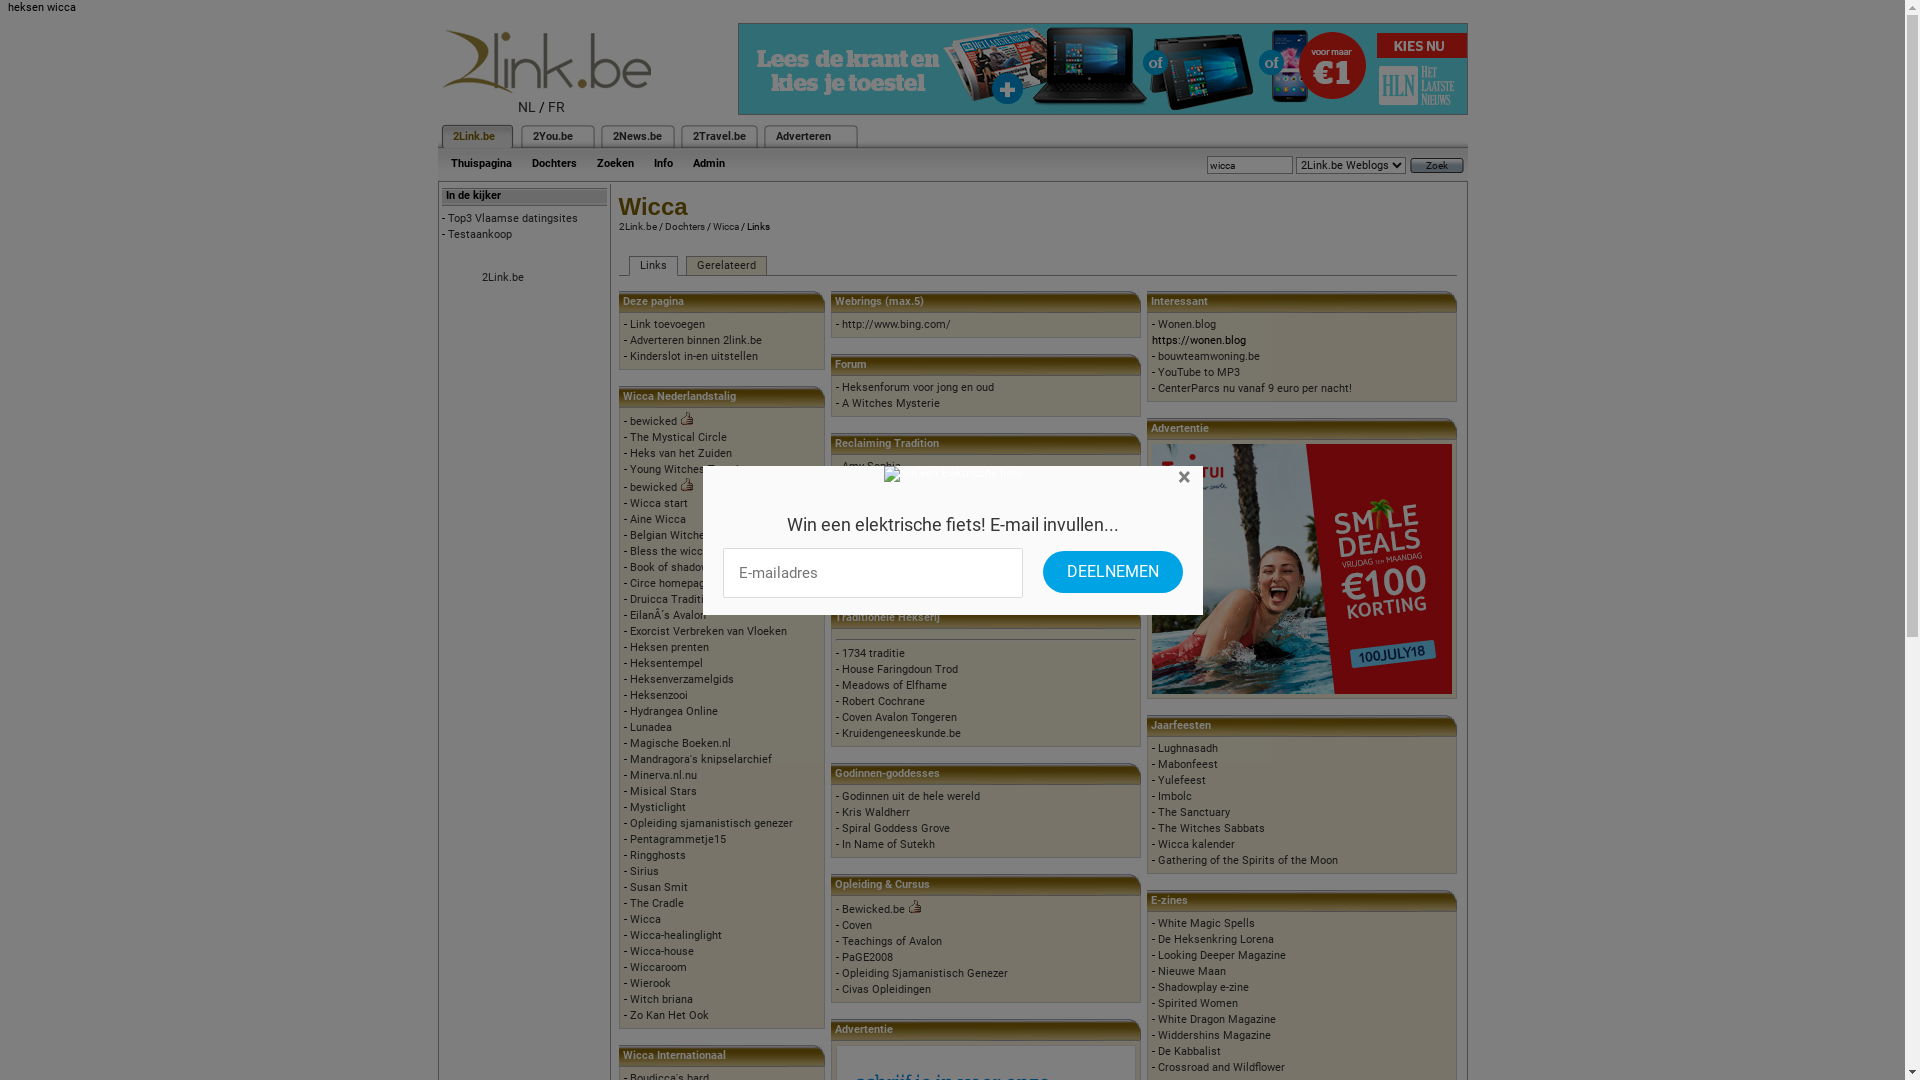  What do you see at coordinates (1189, 1050) in the screenshot?
I see `'De Kabbalist'` at bounding box center [1189, 1050].